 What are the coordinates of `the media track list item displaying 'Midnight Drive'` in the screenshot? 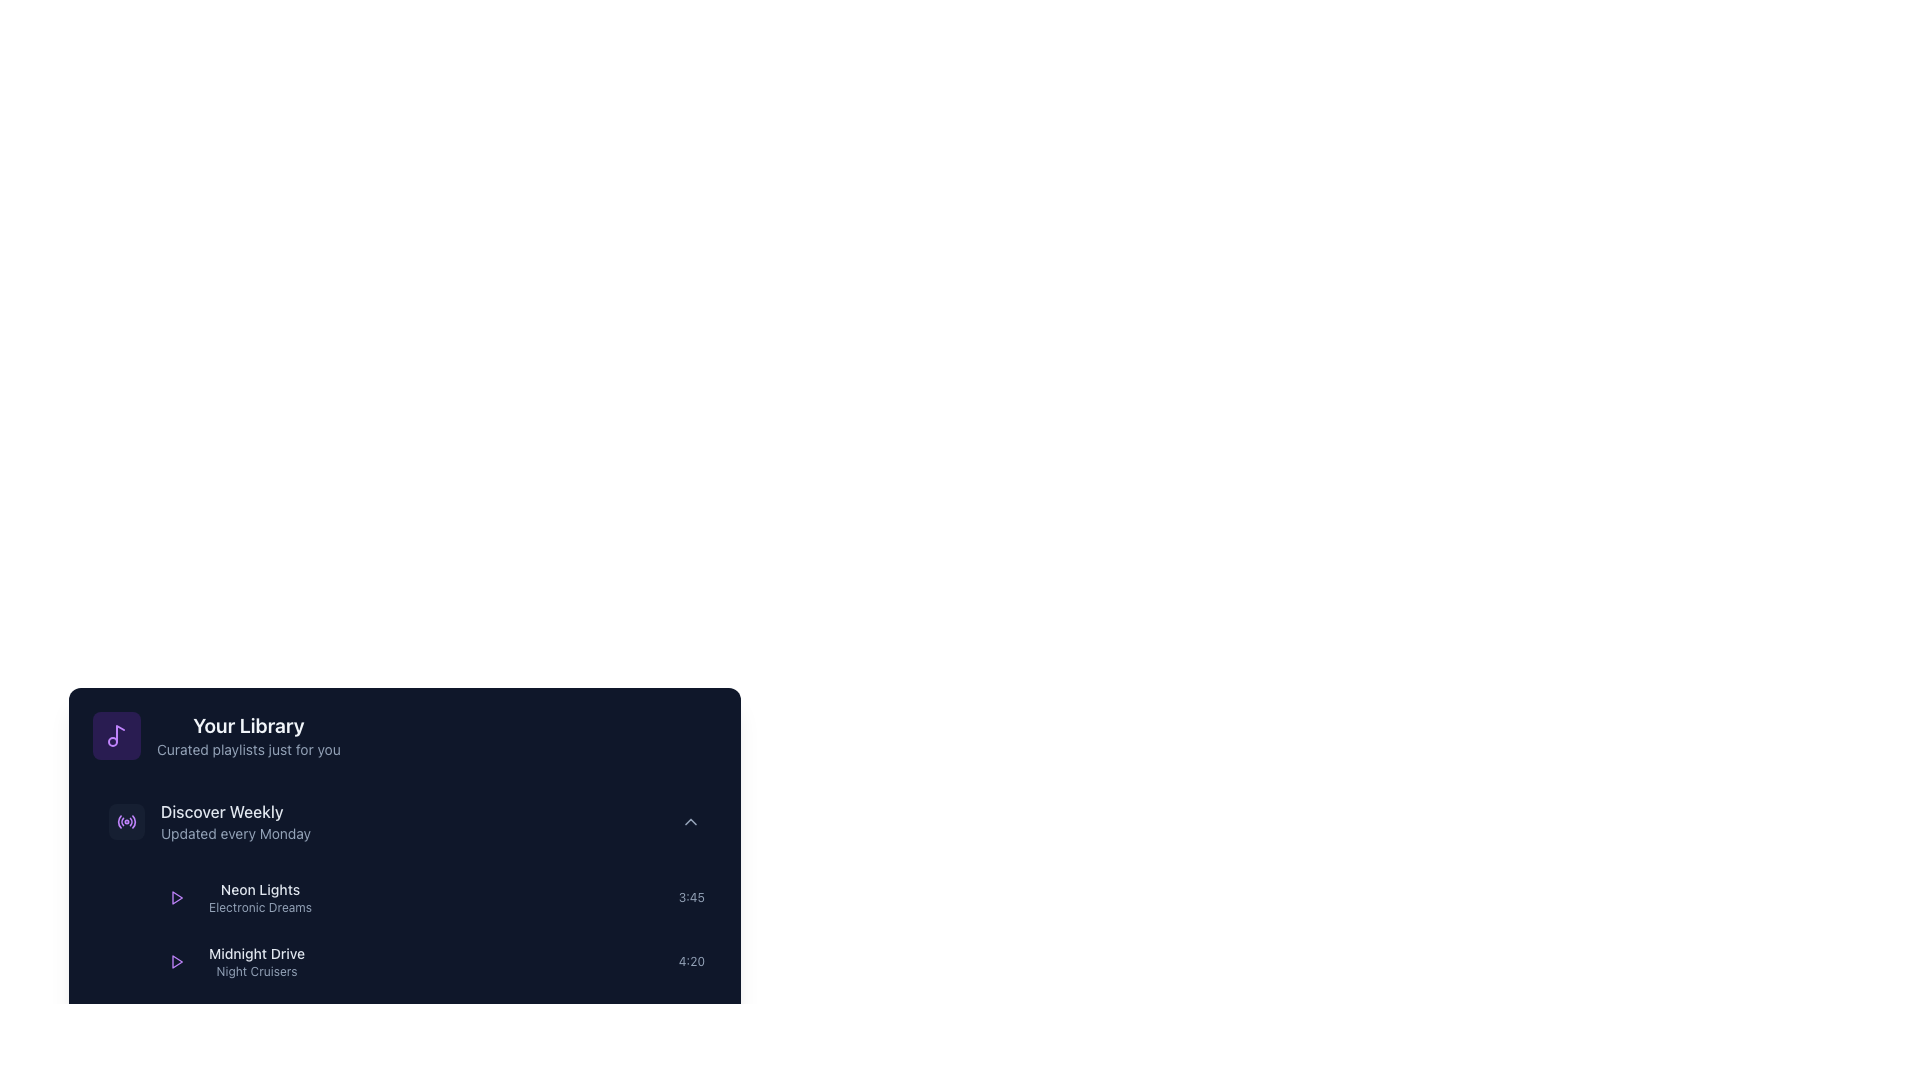 It's located at (431, 960).